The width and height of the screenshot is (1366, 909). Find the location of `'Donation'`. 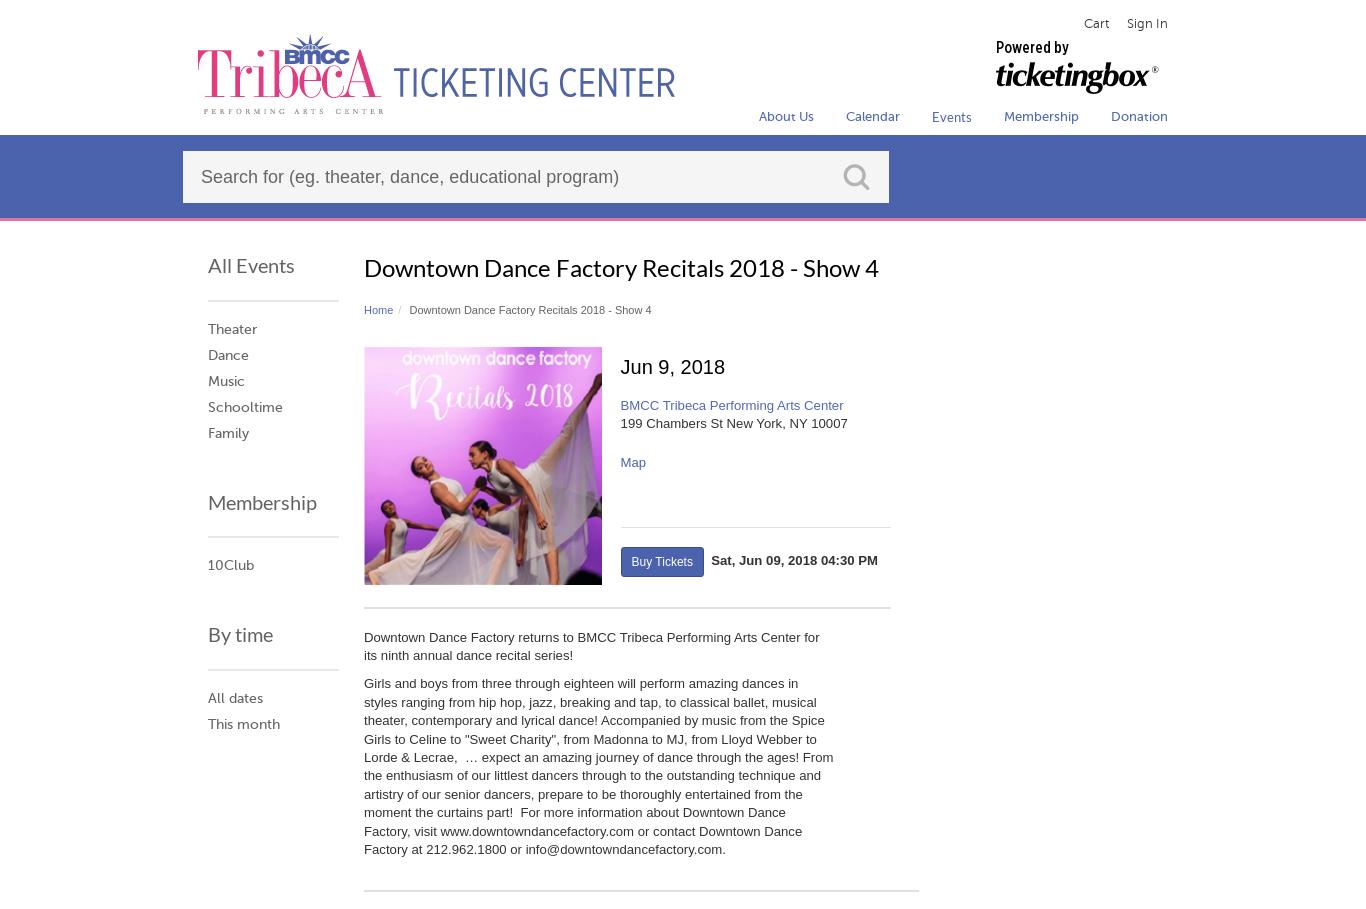

'Donation' is located at coordinates (1139, 116).